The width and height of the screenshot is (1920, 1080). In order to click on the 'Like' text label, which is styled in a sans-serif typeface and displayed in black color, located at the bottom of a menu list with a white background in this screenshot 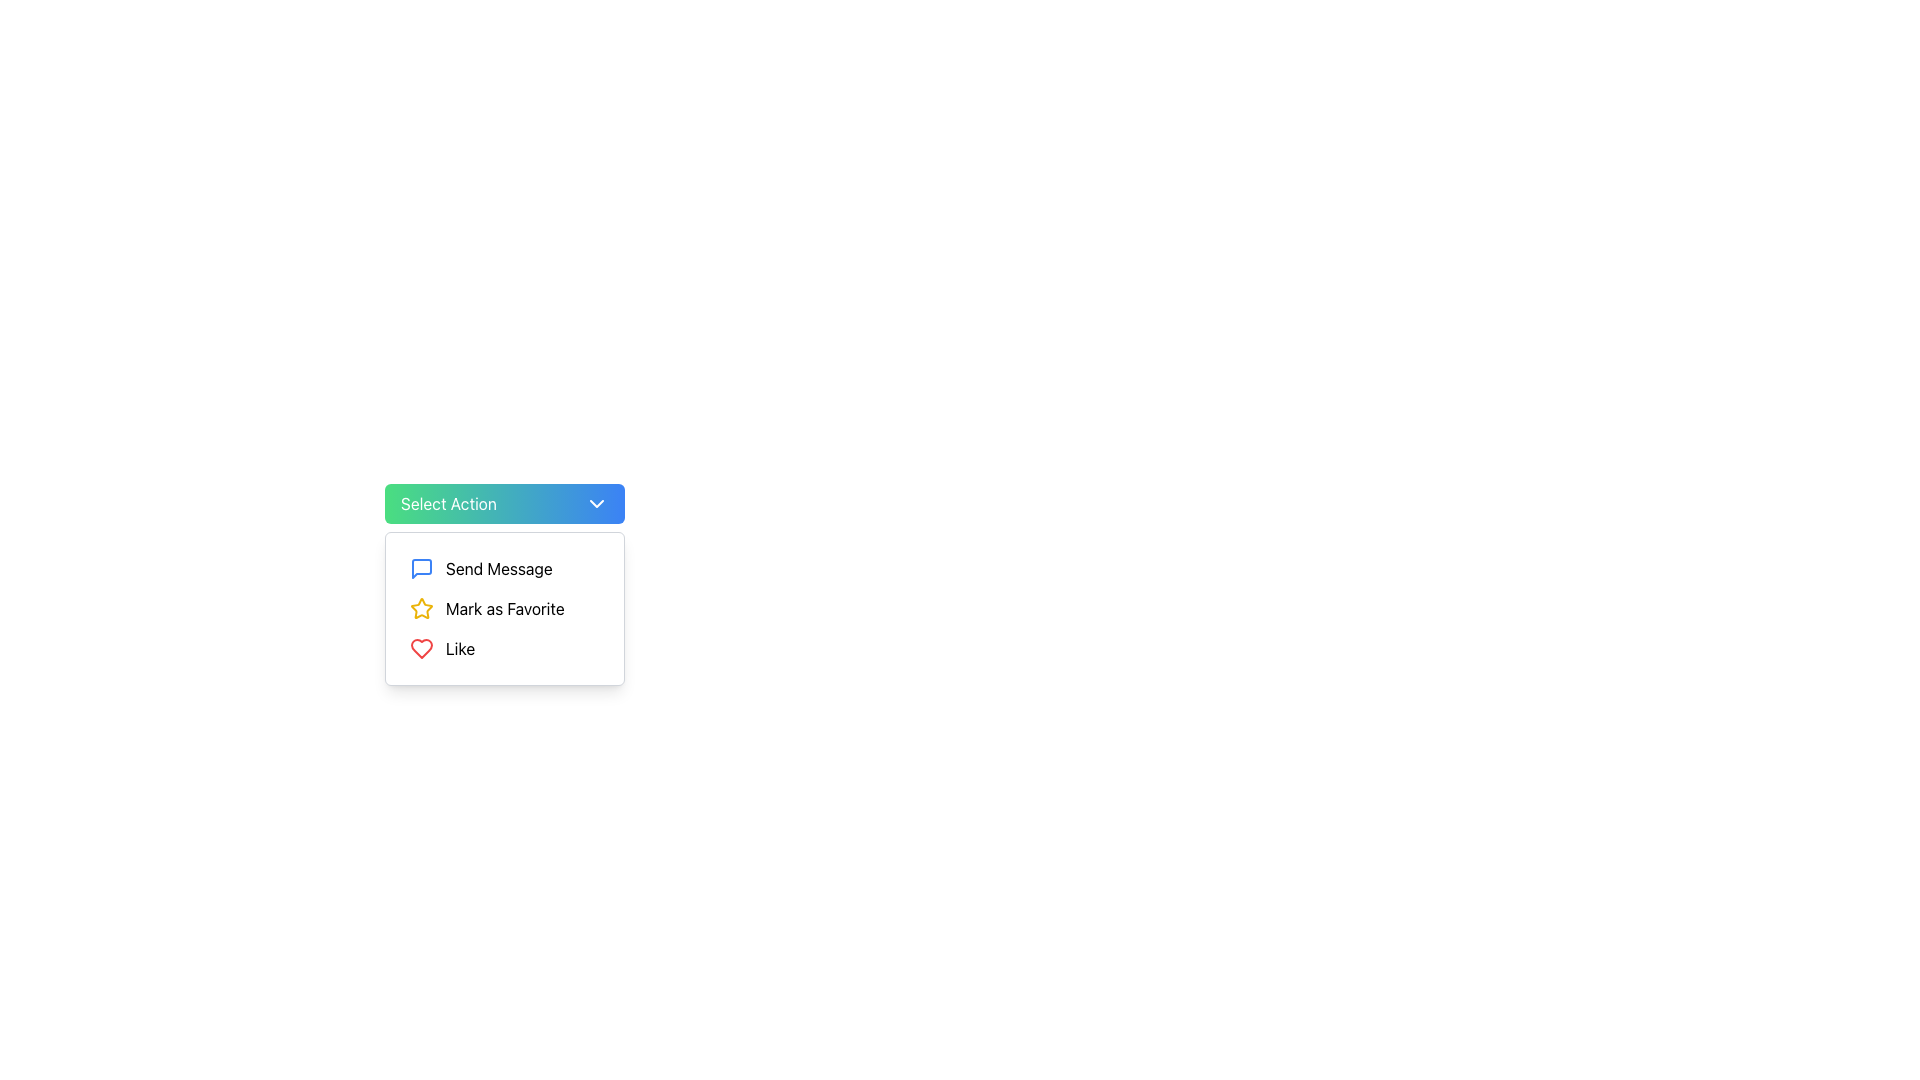, I will do `click(459, 648)`.